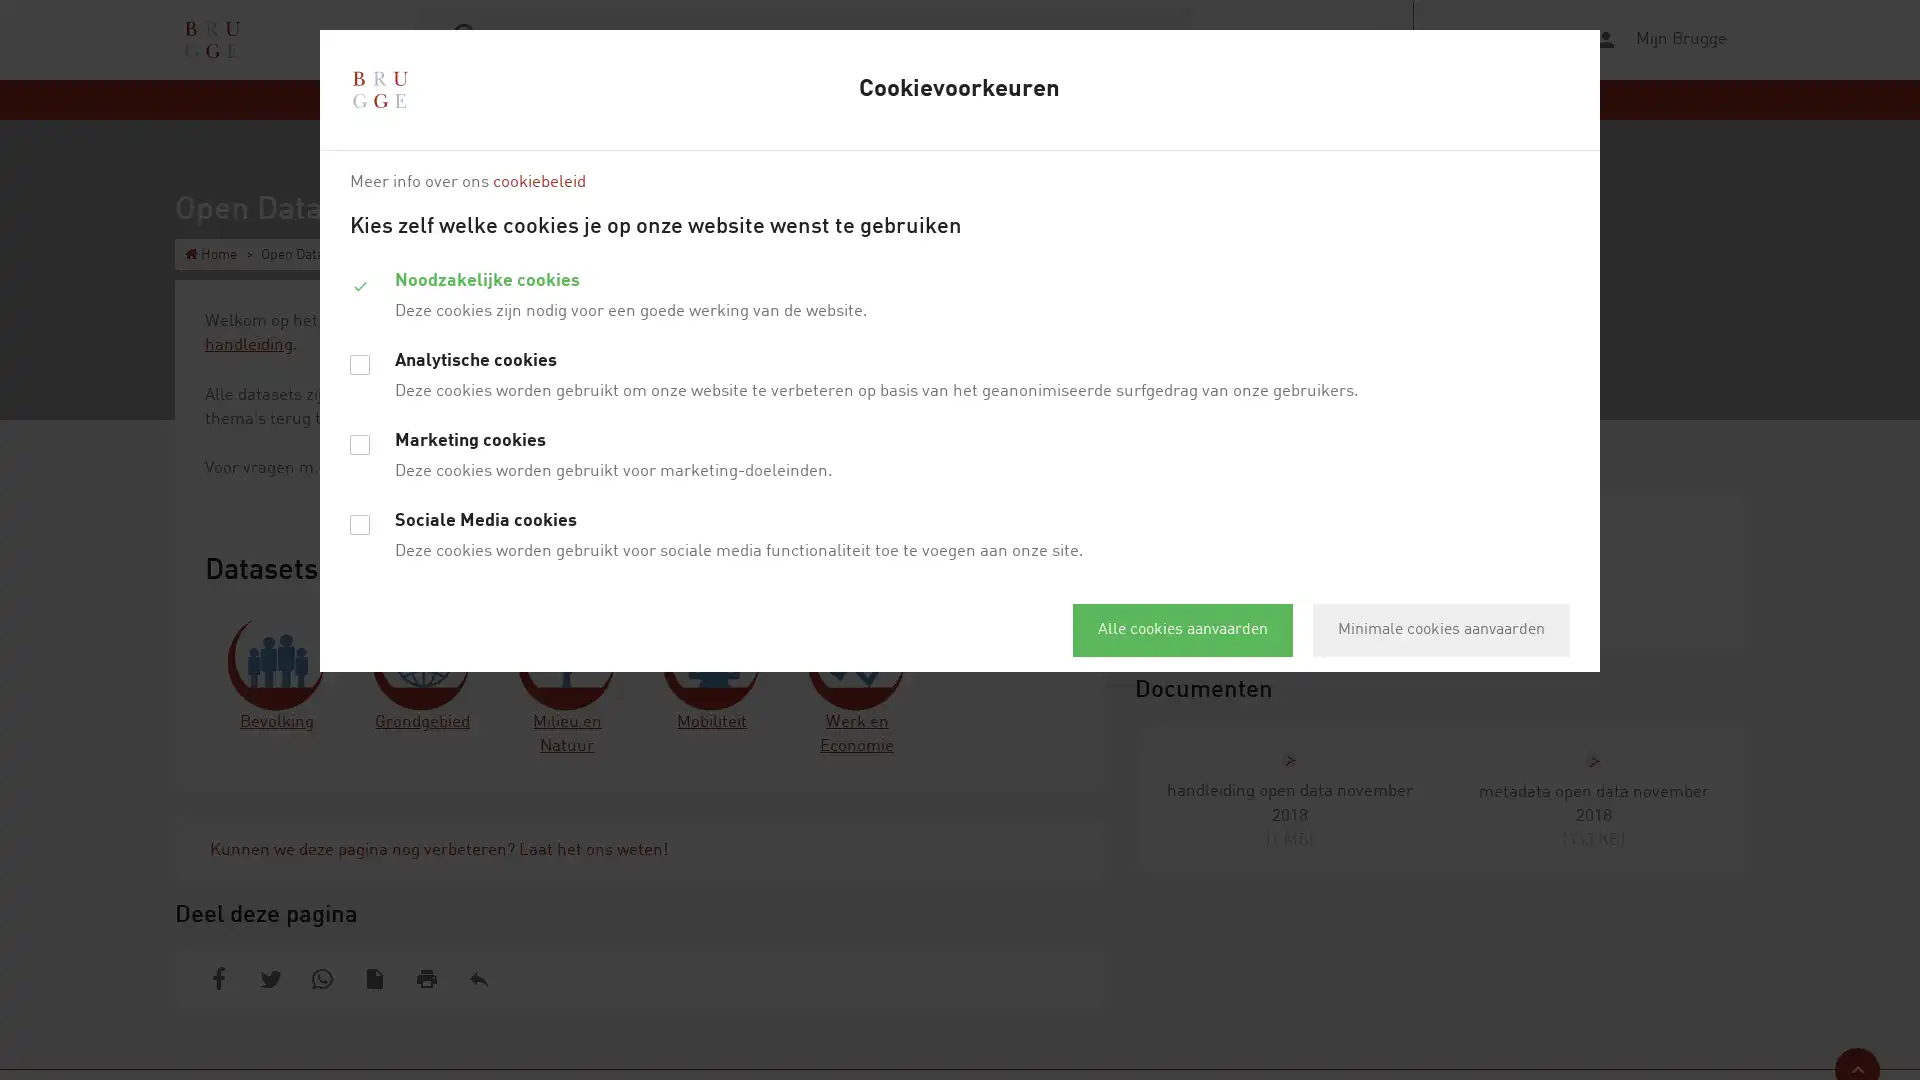  I want to click on webReader menu, so click(1397, 40).